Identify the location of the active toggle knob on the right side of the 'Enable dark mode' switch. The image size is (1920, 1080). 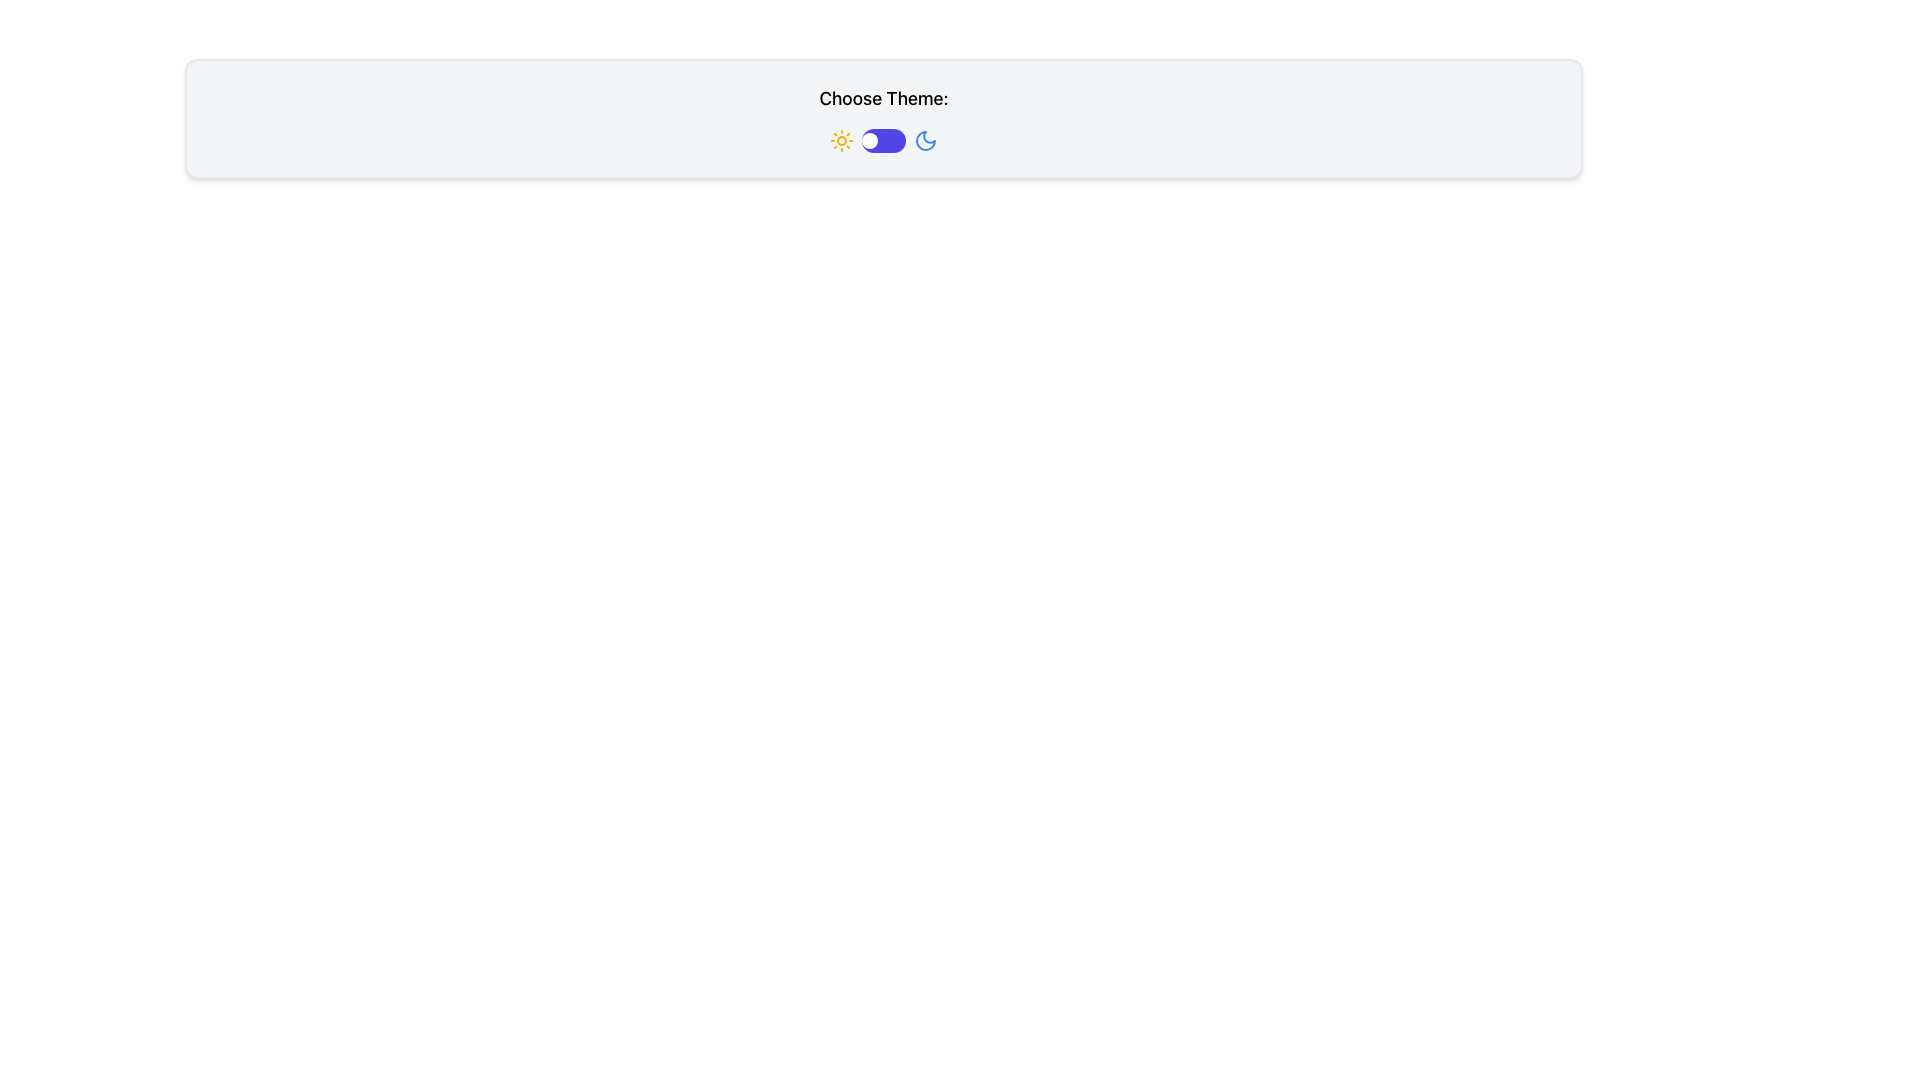
(869, 140).